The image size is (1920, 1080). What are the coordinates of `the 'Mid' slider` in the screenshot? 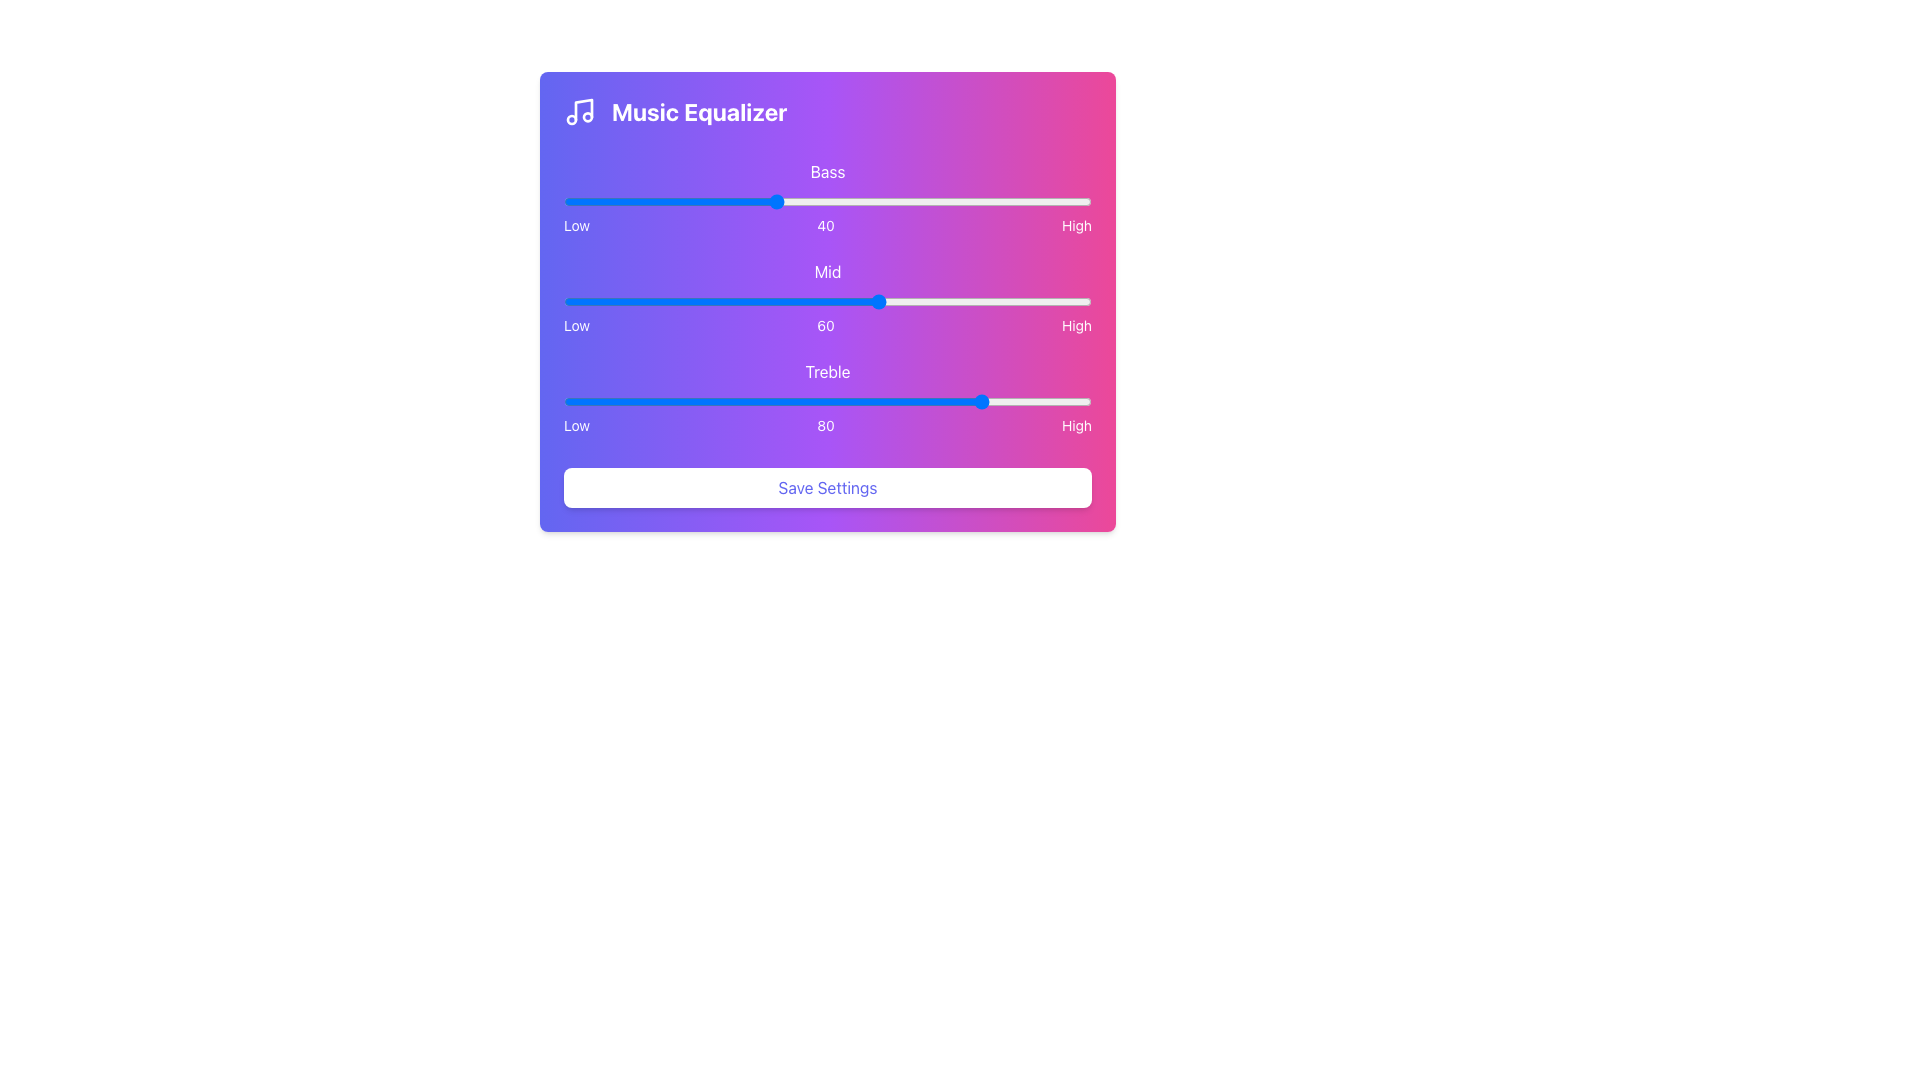 It's located at (880, 301).